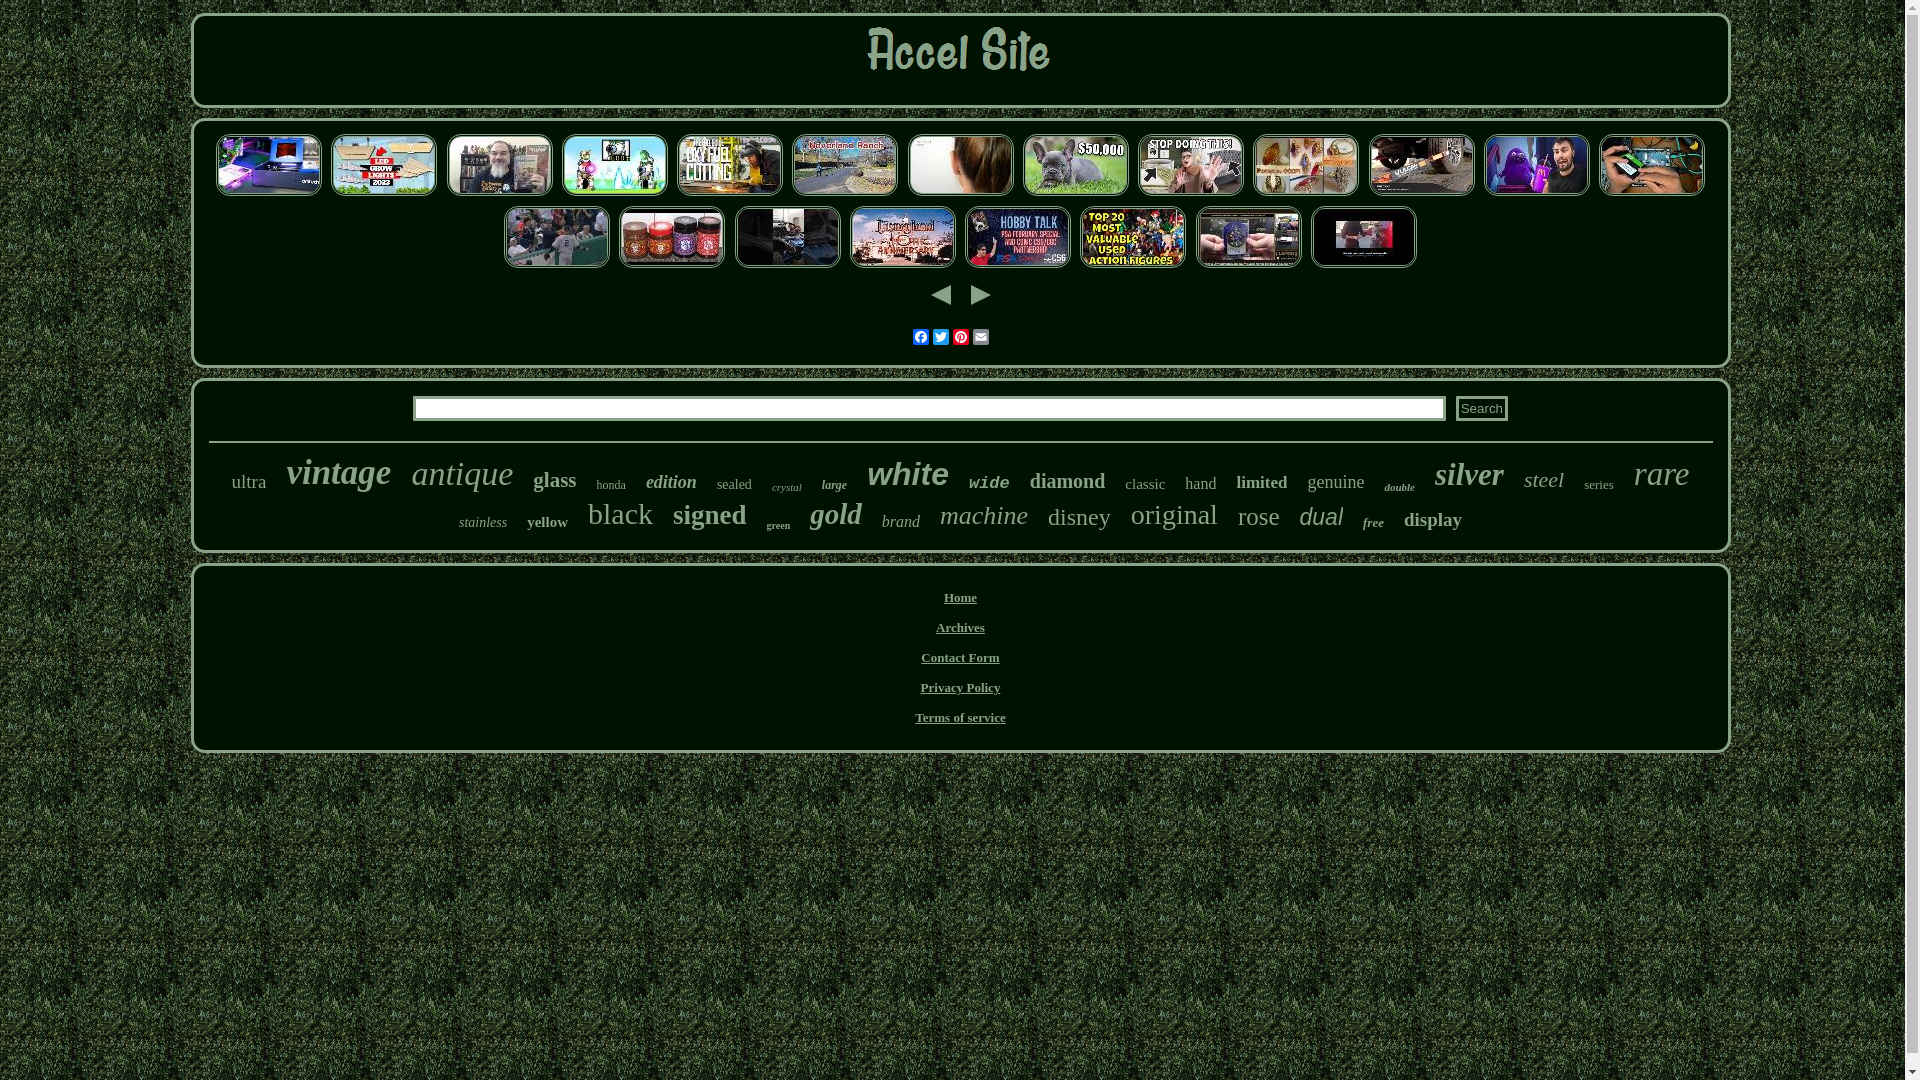  Describe the element at coordinates (1200, 483) in the screenshot. I see `'hand'` at that location.